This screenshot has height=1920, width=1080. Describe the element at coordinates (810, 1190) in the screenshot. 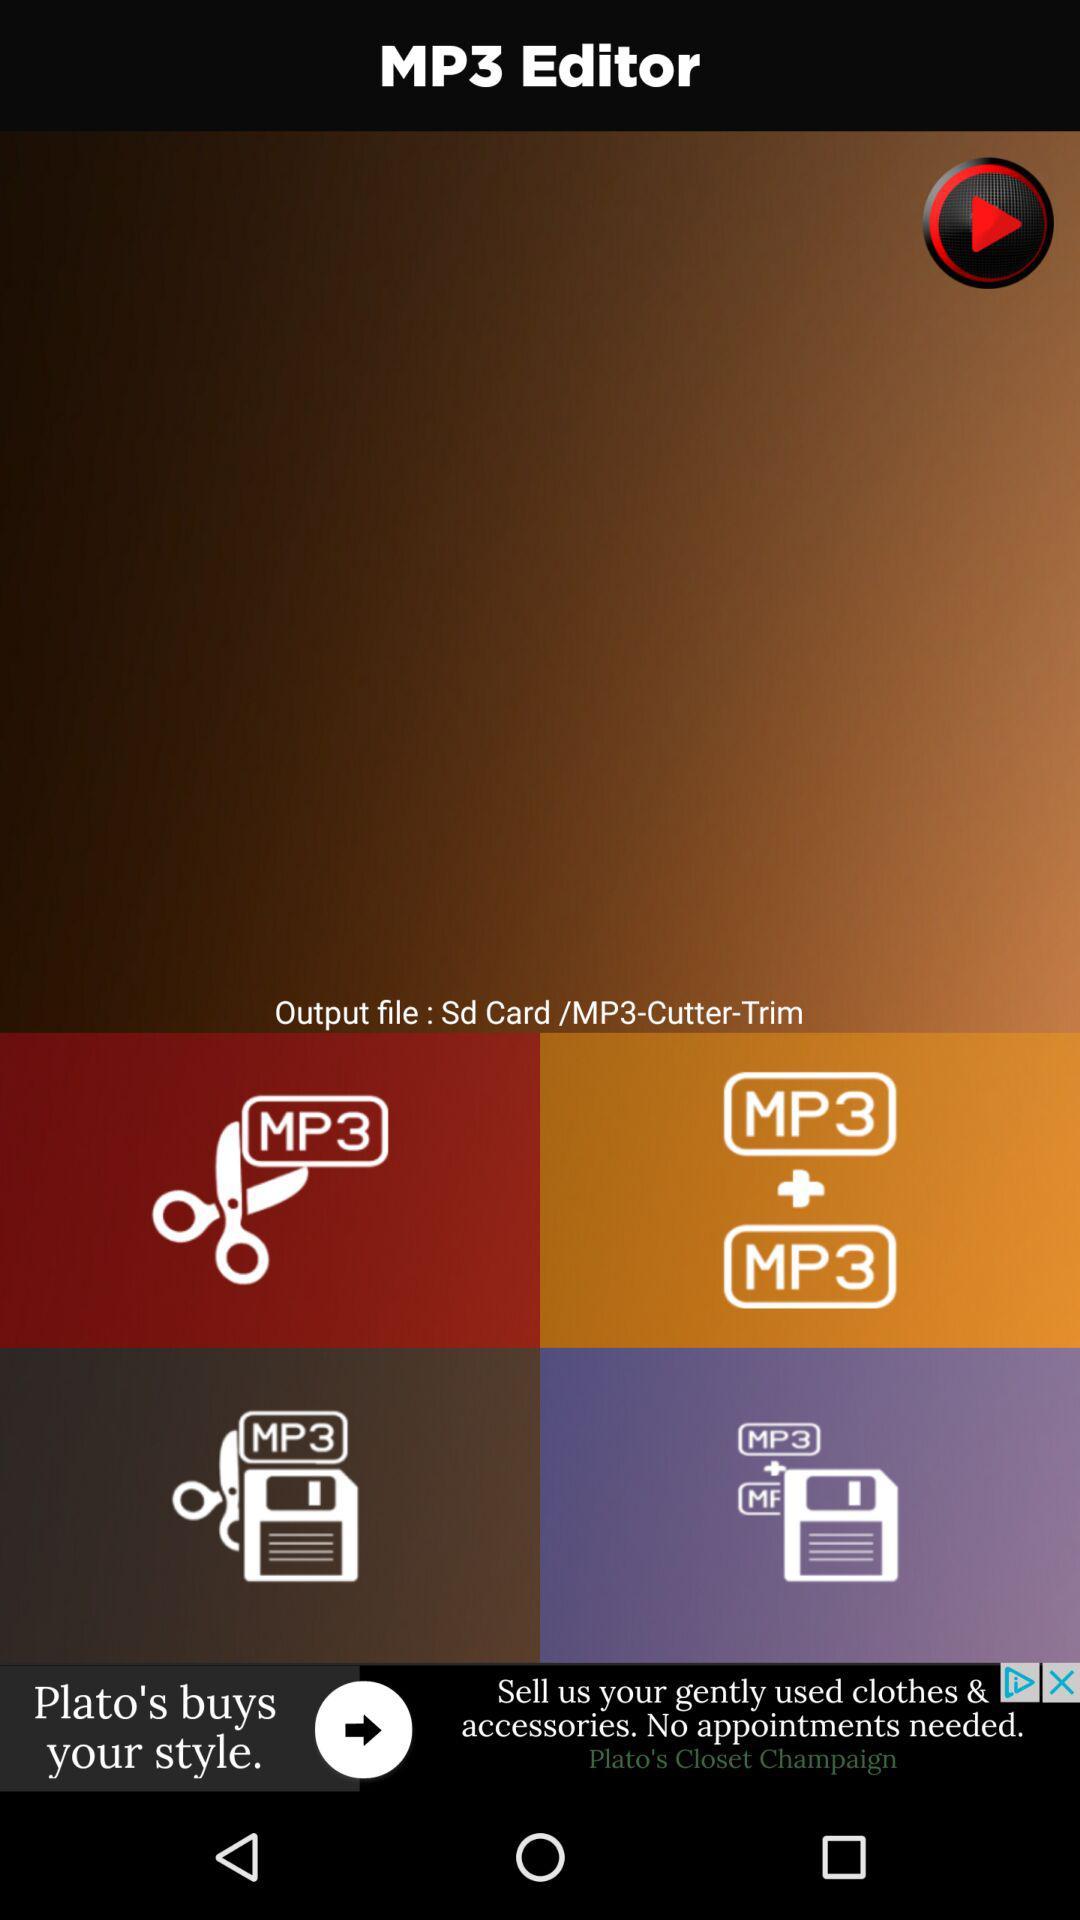

I see `mp3 mp3 option` at that location.